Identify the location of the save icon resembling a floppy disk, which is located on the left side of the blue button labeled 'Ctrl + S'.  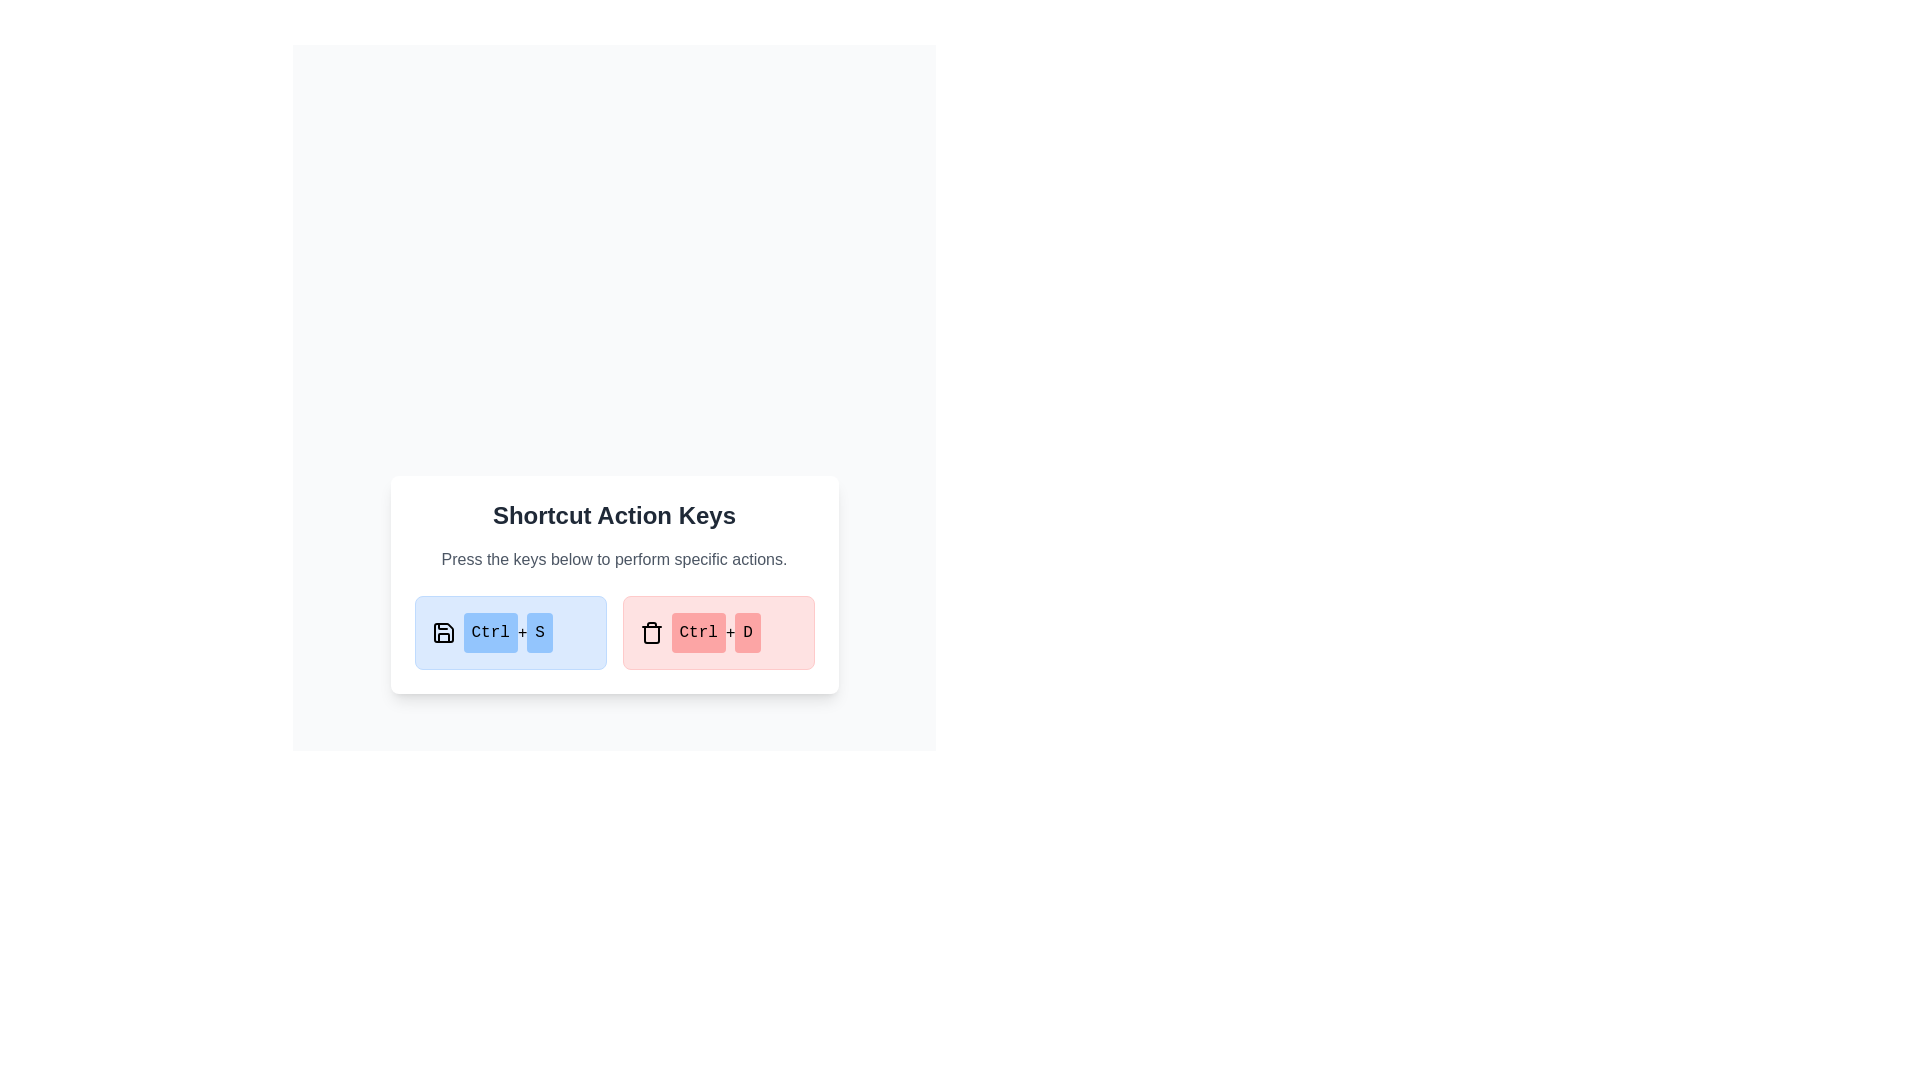
(442, 632).